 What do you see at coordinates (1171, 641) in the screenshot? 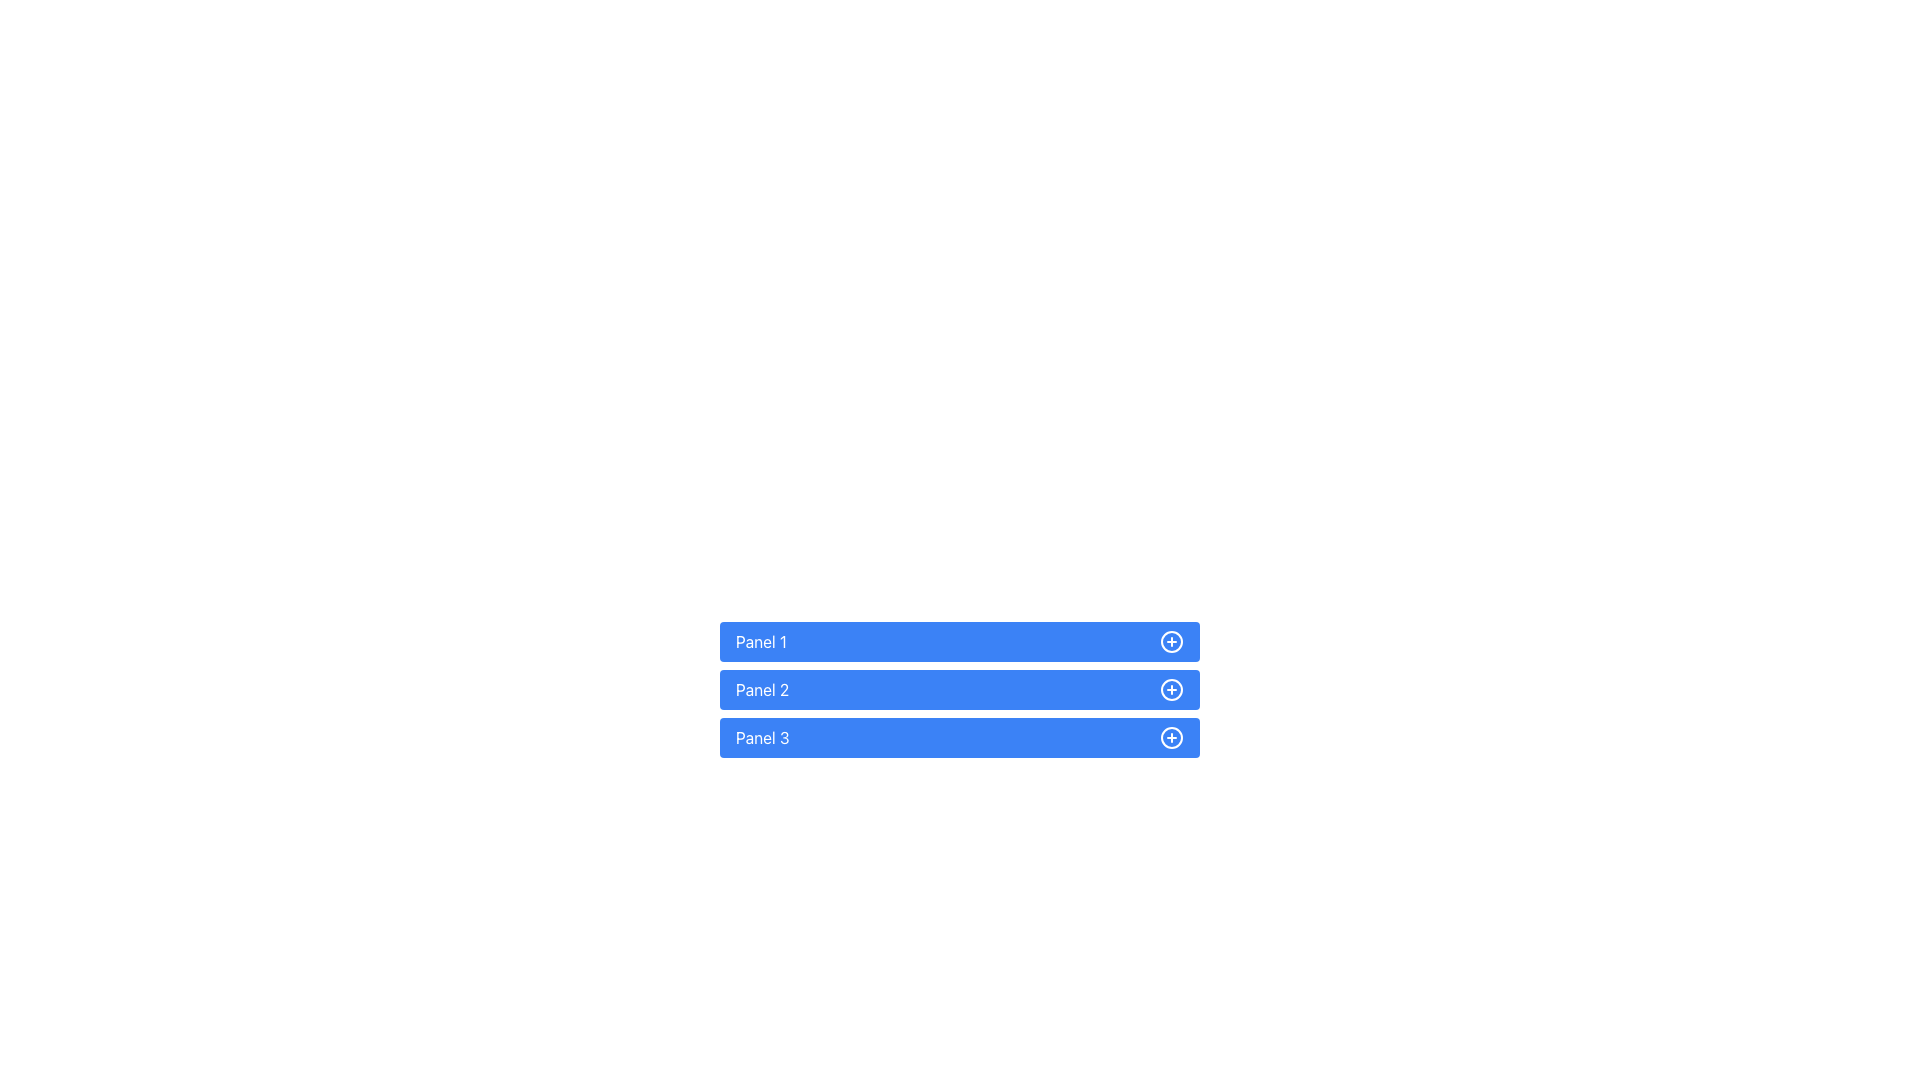
I see `the outer circular shape of the plus-icon located within the blue rectangle labeled 'Panel 1' towards the right edge` at bounding box center [1171, 641].